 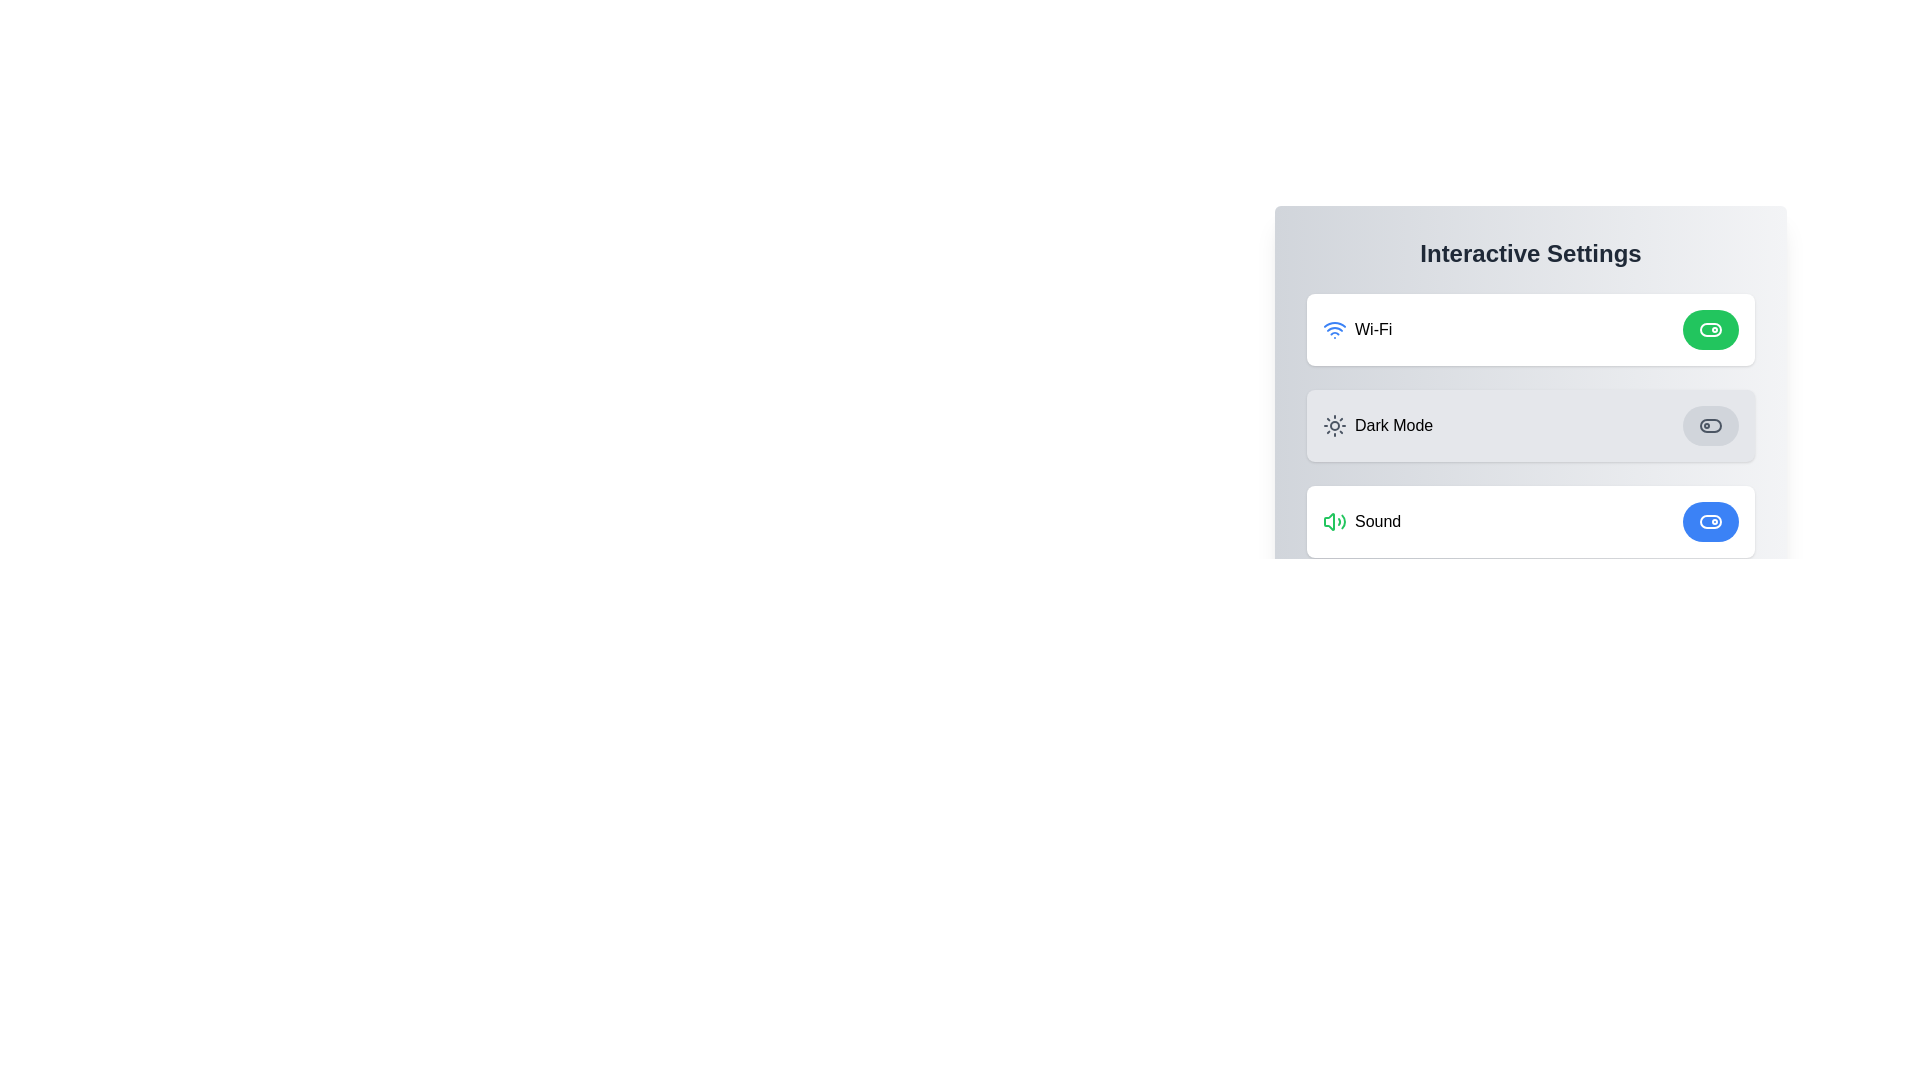 I want to click on the toggle button with a blue background and rounded edges, positioned in the bottom-right corner of the 'Sound' setting in the 'Interactive Settings' section, so click(x=1709, y=520).